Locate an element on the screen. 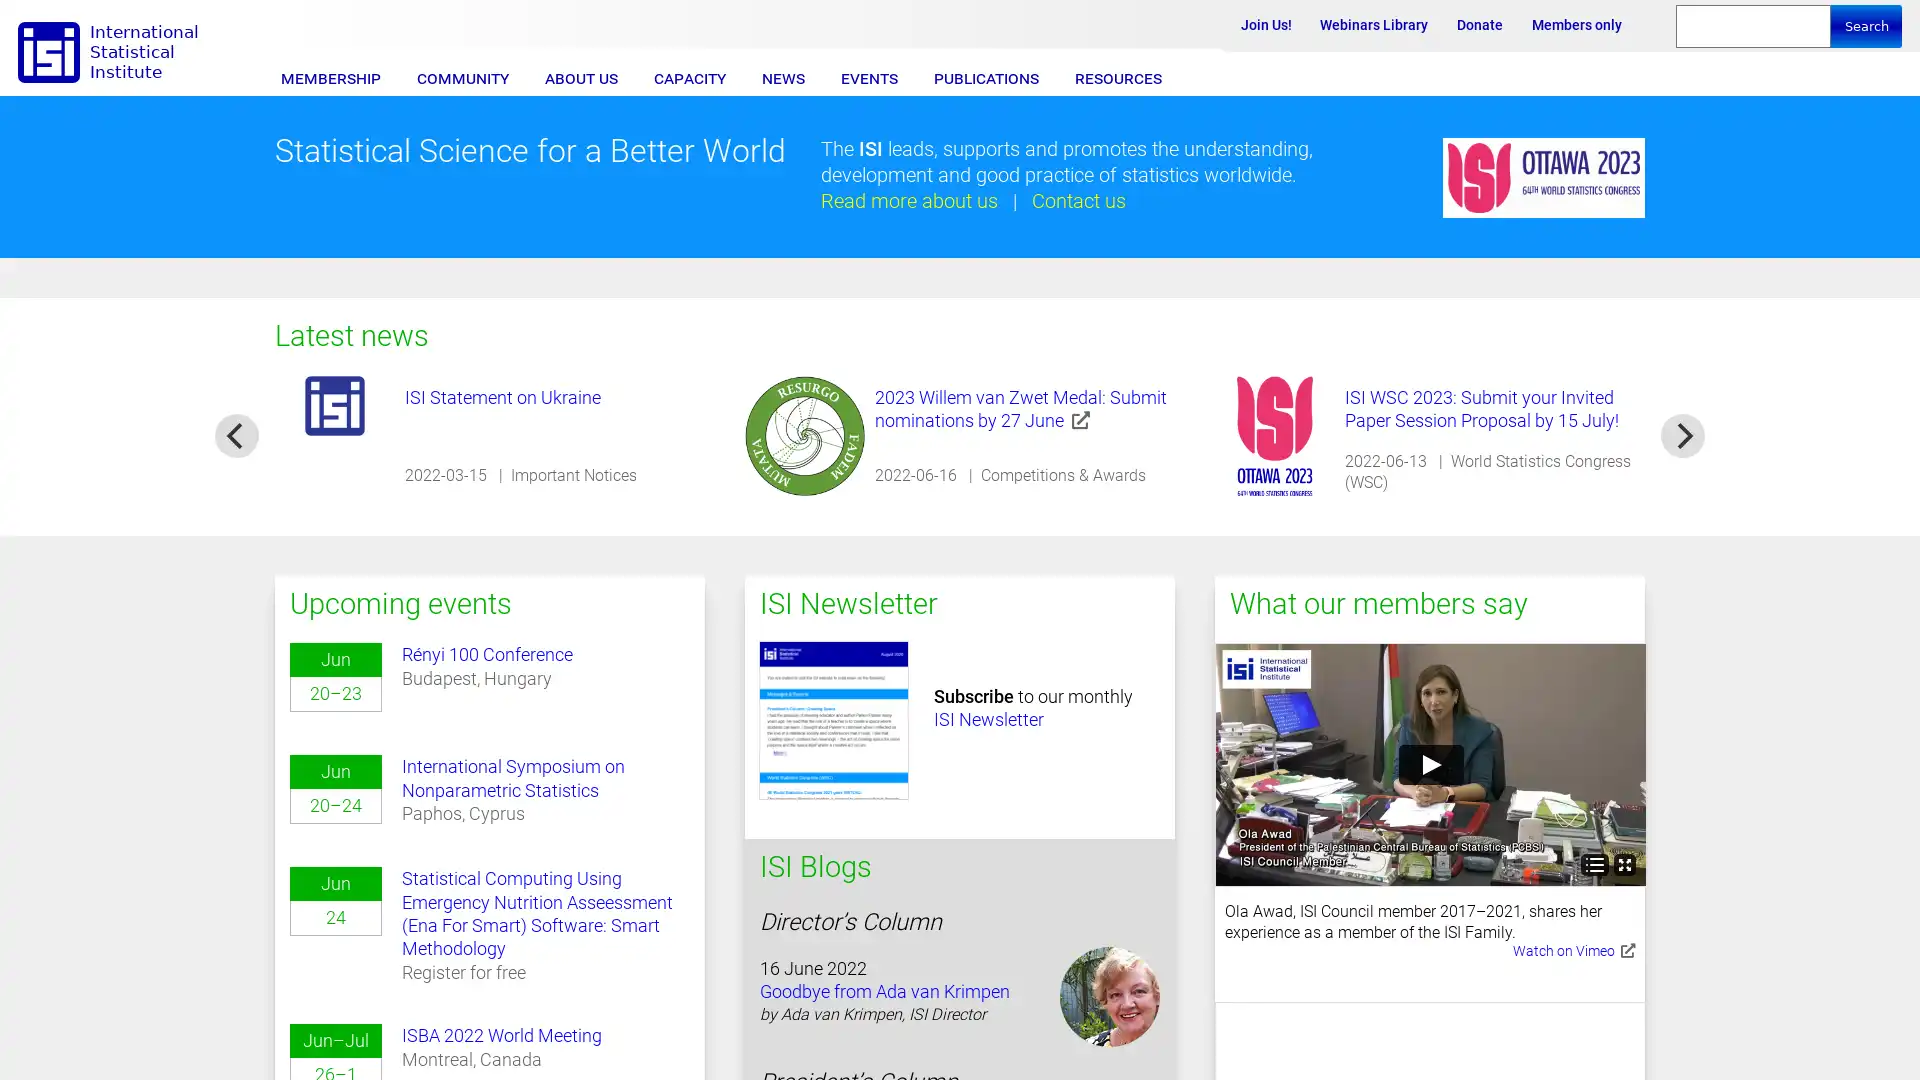 The width and height of the screenshot is (1920, 1080). next is located at coordinates (1682, 434).